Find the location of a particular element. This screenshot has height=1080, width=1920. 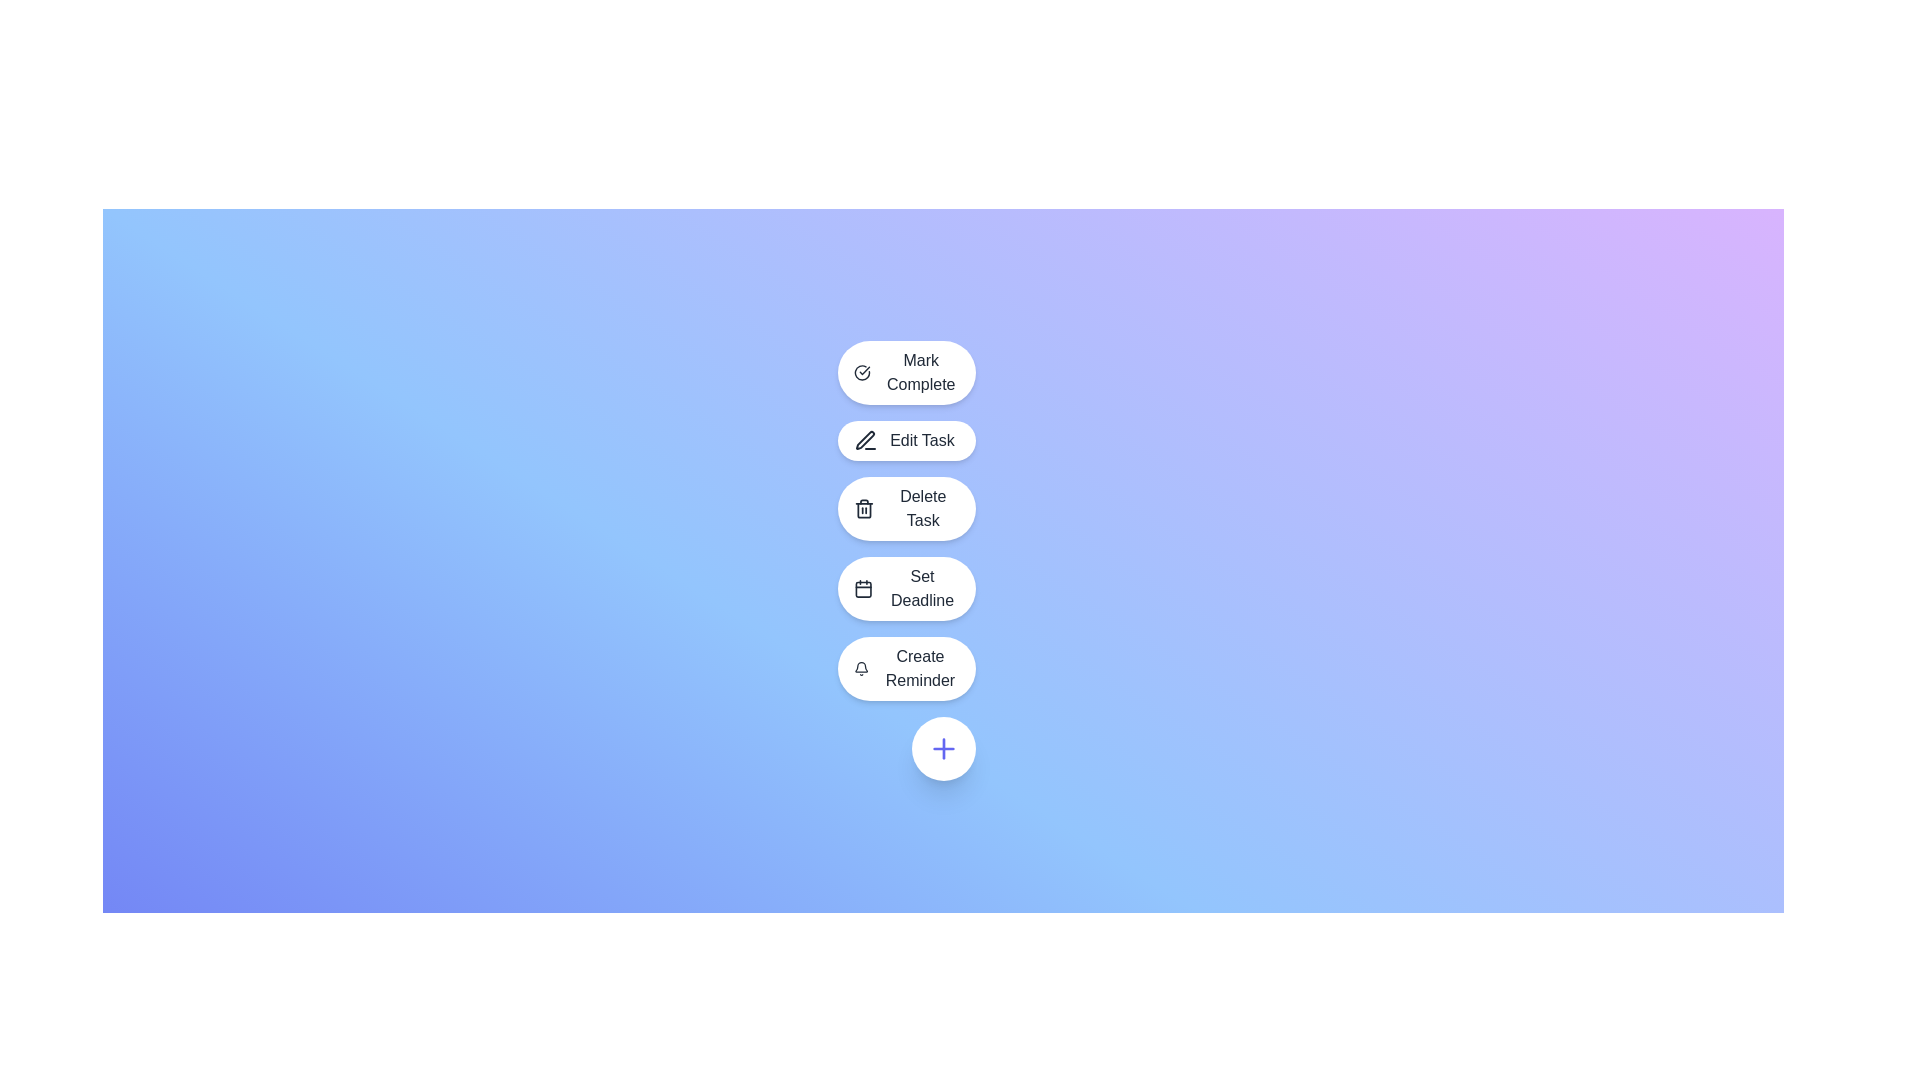

the 'Edit Task' button, which is a horizontally elongated button with rounded corners, a white background, and a pen icon on the left is located at coordinates (905, 439).